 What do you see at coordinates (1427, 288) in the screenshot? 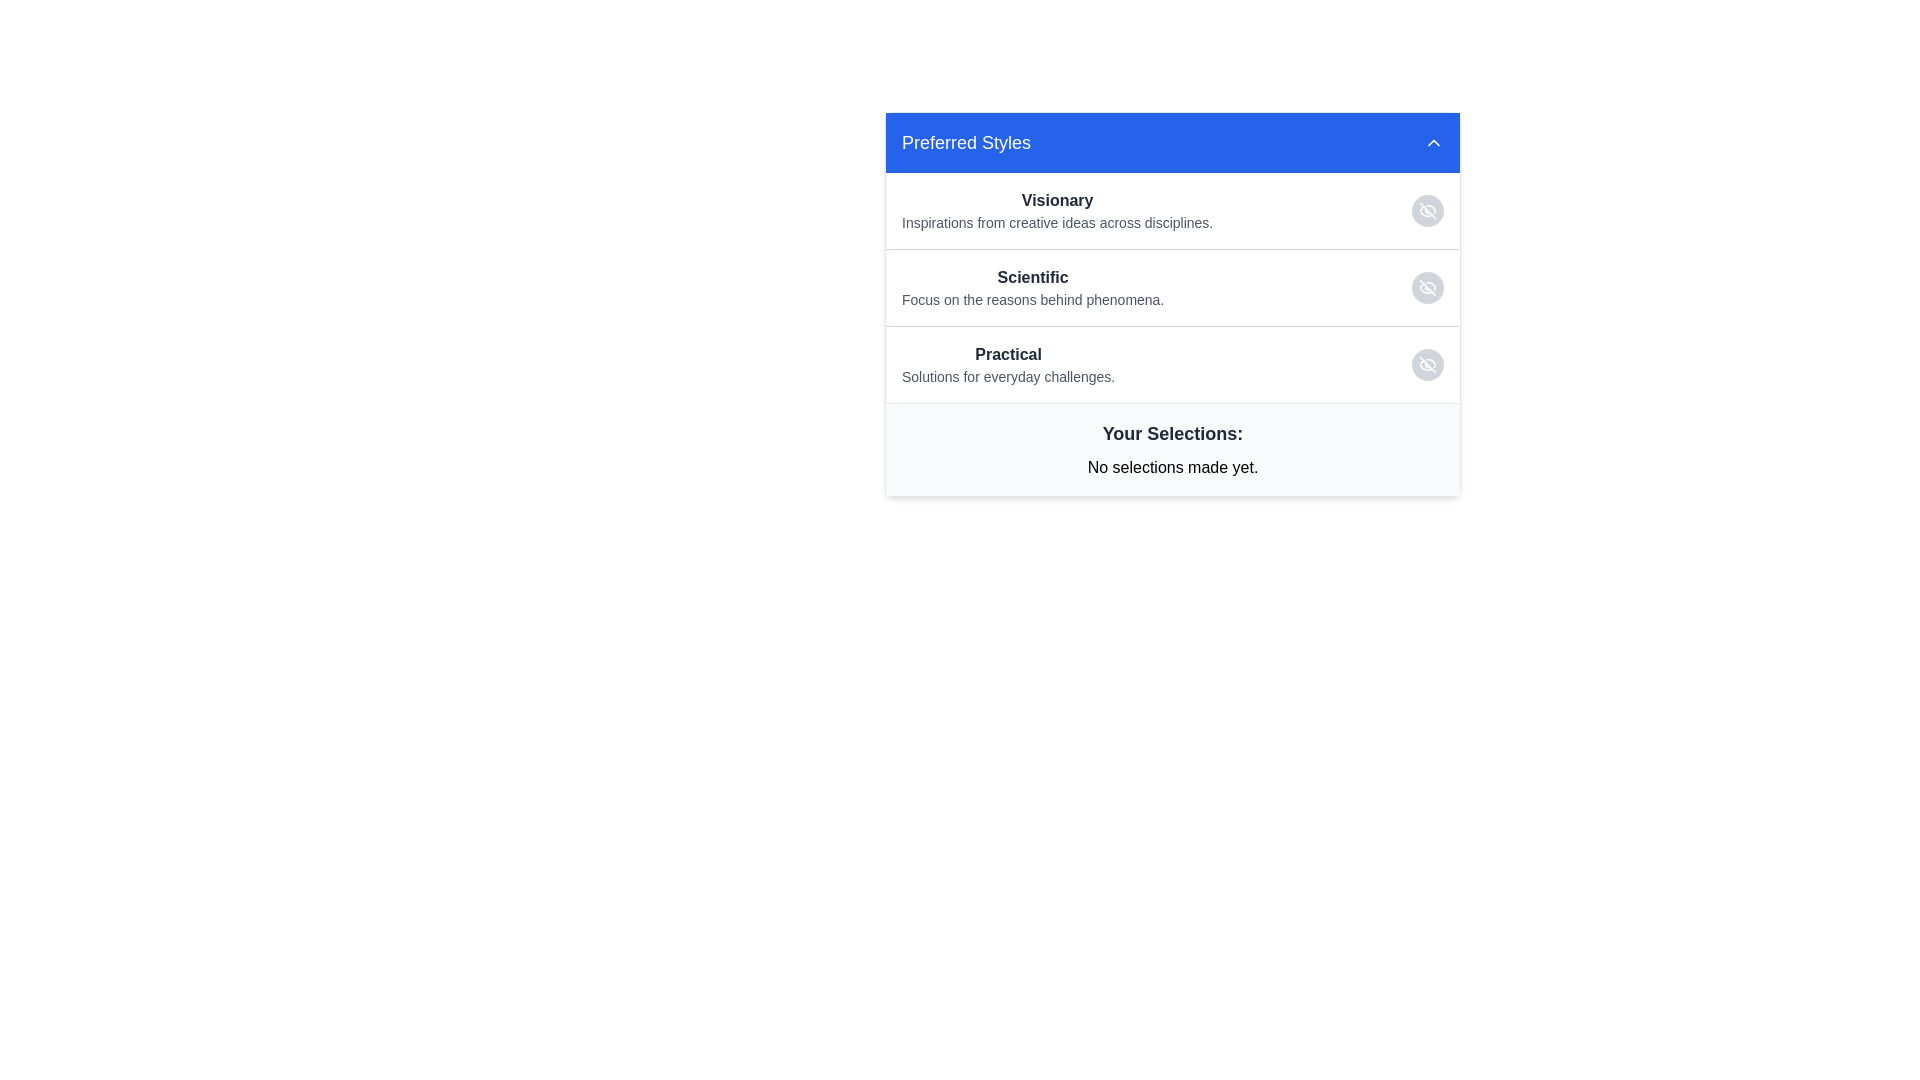
I see `the eye-off icon located to the right of the 'Scientific' entry in the 'Preferred Styles' section` at bounding box center [1427, 288].